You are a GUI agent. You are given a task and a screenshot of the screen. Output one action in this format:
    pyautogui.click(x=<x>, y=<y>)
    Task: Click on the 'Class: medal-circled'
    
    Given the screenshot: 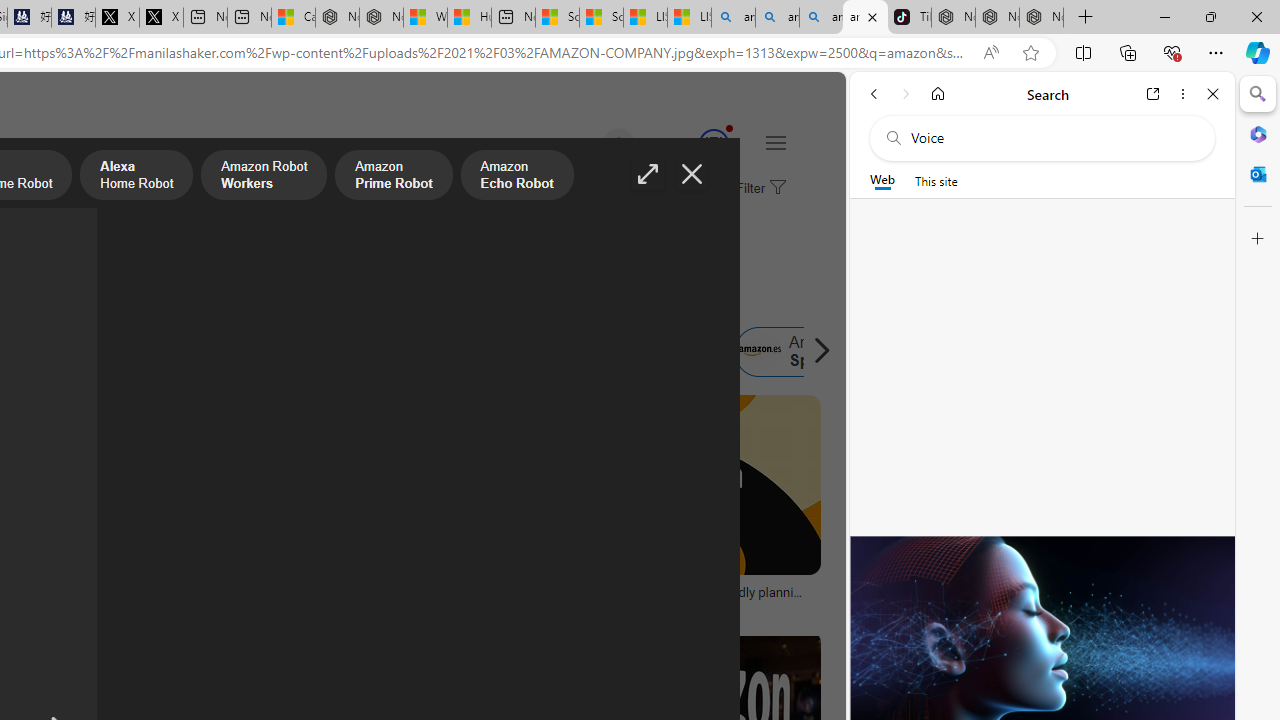 What is the action you would take?
    pyautogui.click(x=713, y=143)
    